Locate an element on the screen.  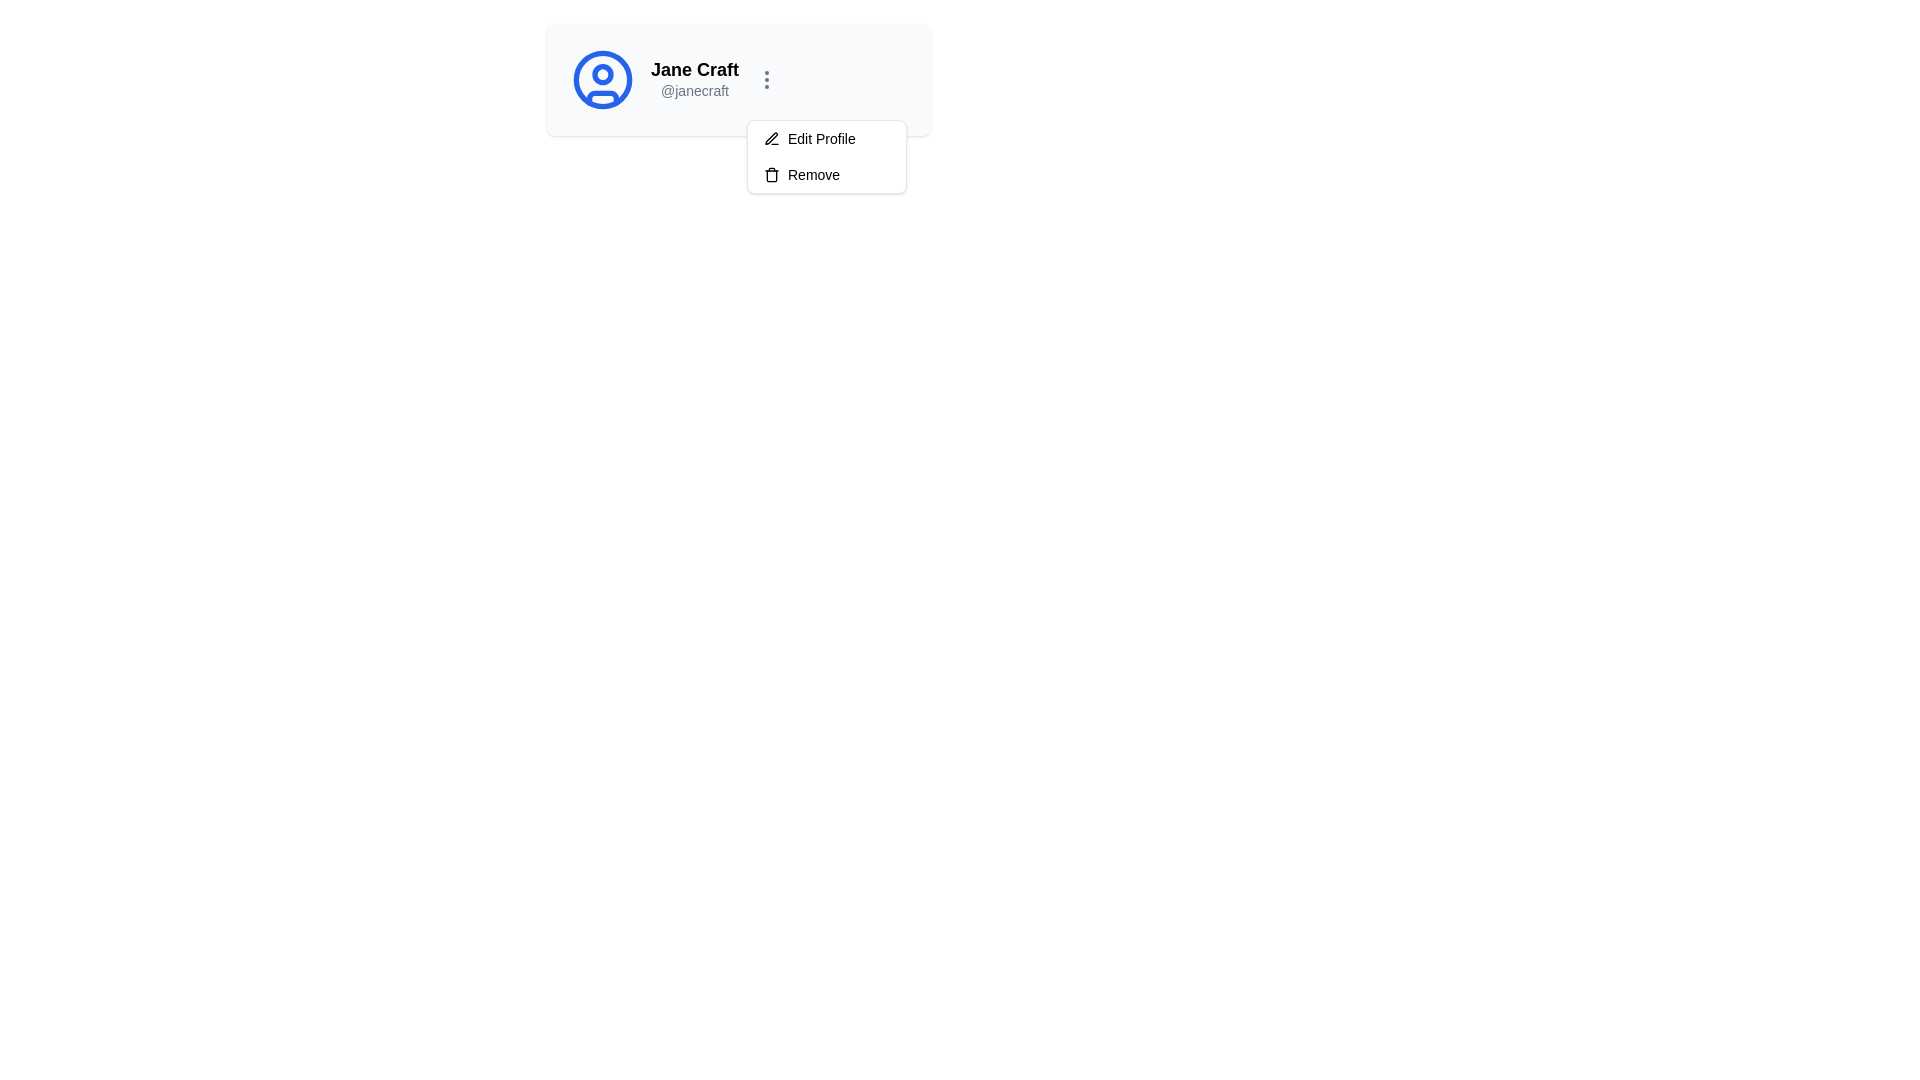
the decorative SVG circle located within the user avatar in the top-left corner of the user profile card is located at coordinates (602, 72).